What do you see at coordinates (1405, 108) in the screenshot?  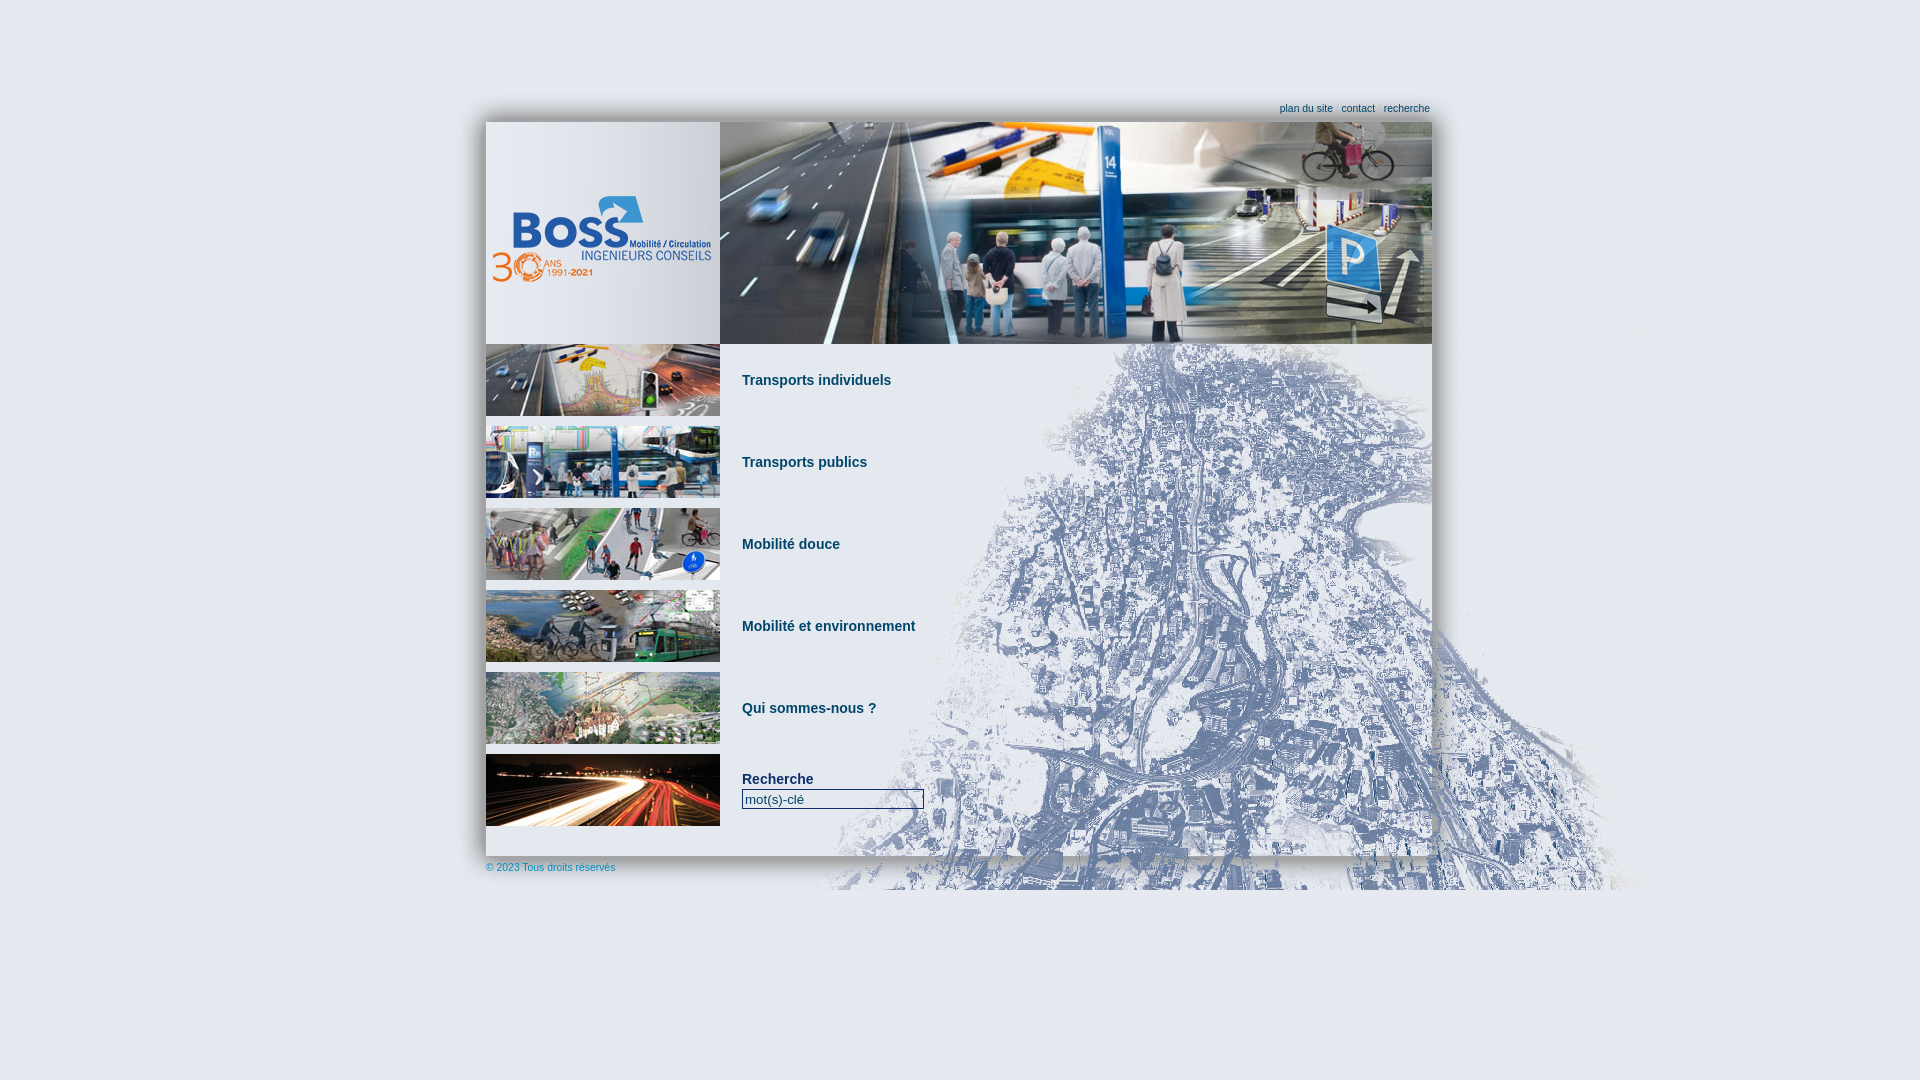 I see `'recherche'` at bounding box center [1405, 108].